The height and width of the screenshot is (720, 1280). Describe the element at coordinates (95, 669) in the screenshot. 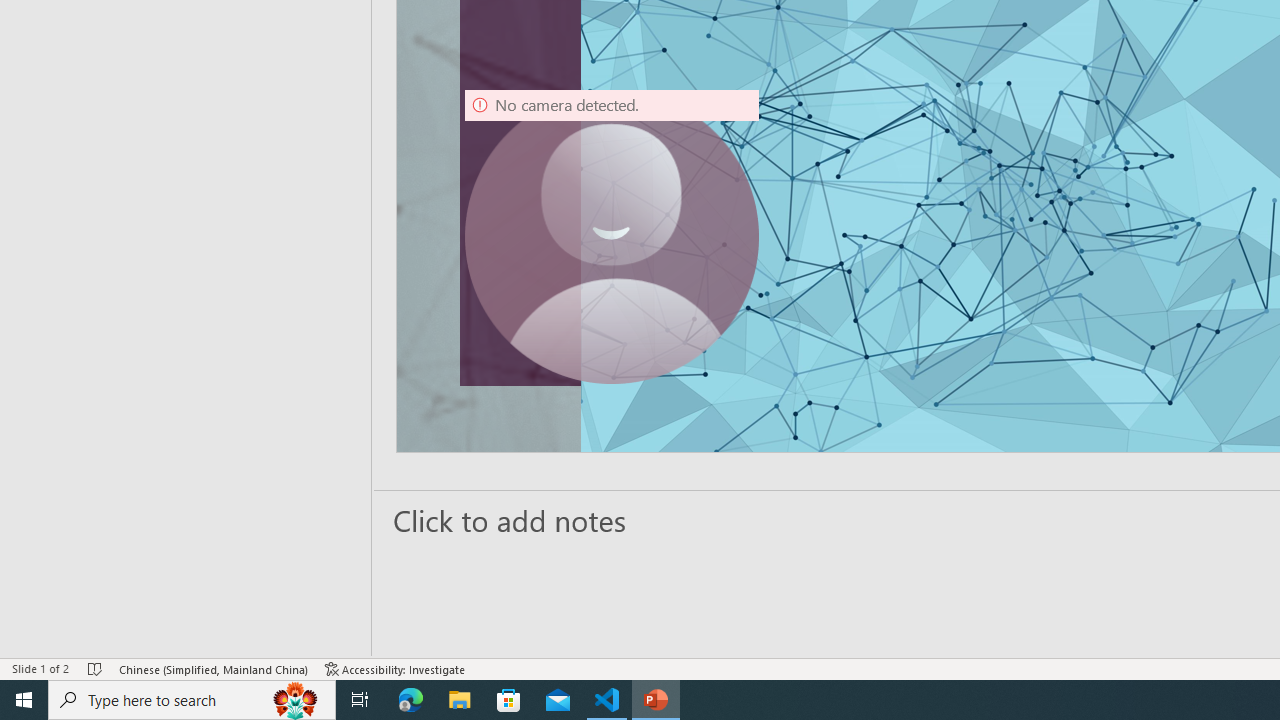

I see `'Spell Check No Errors'` at that location.